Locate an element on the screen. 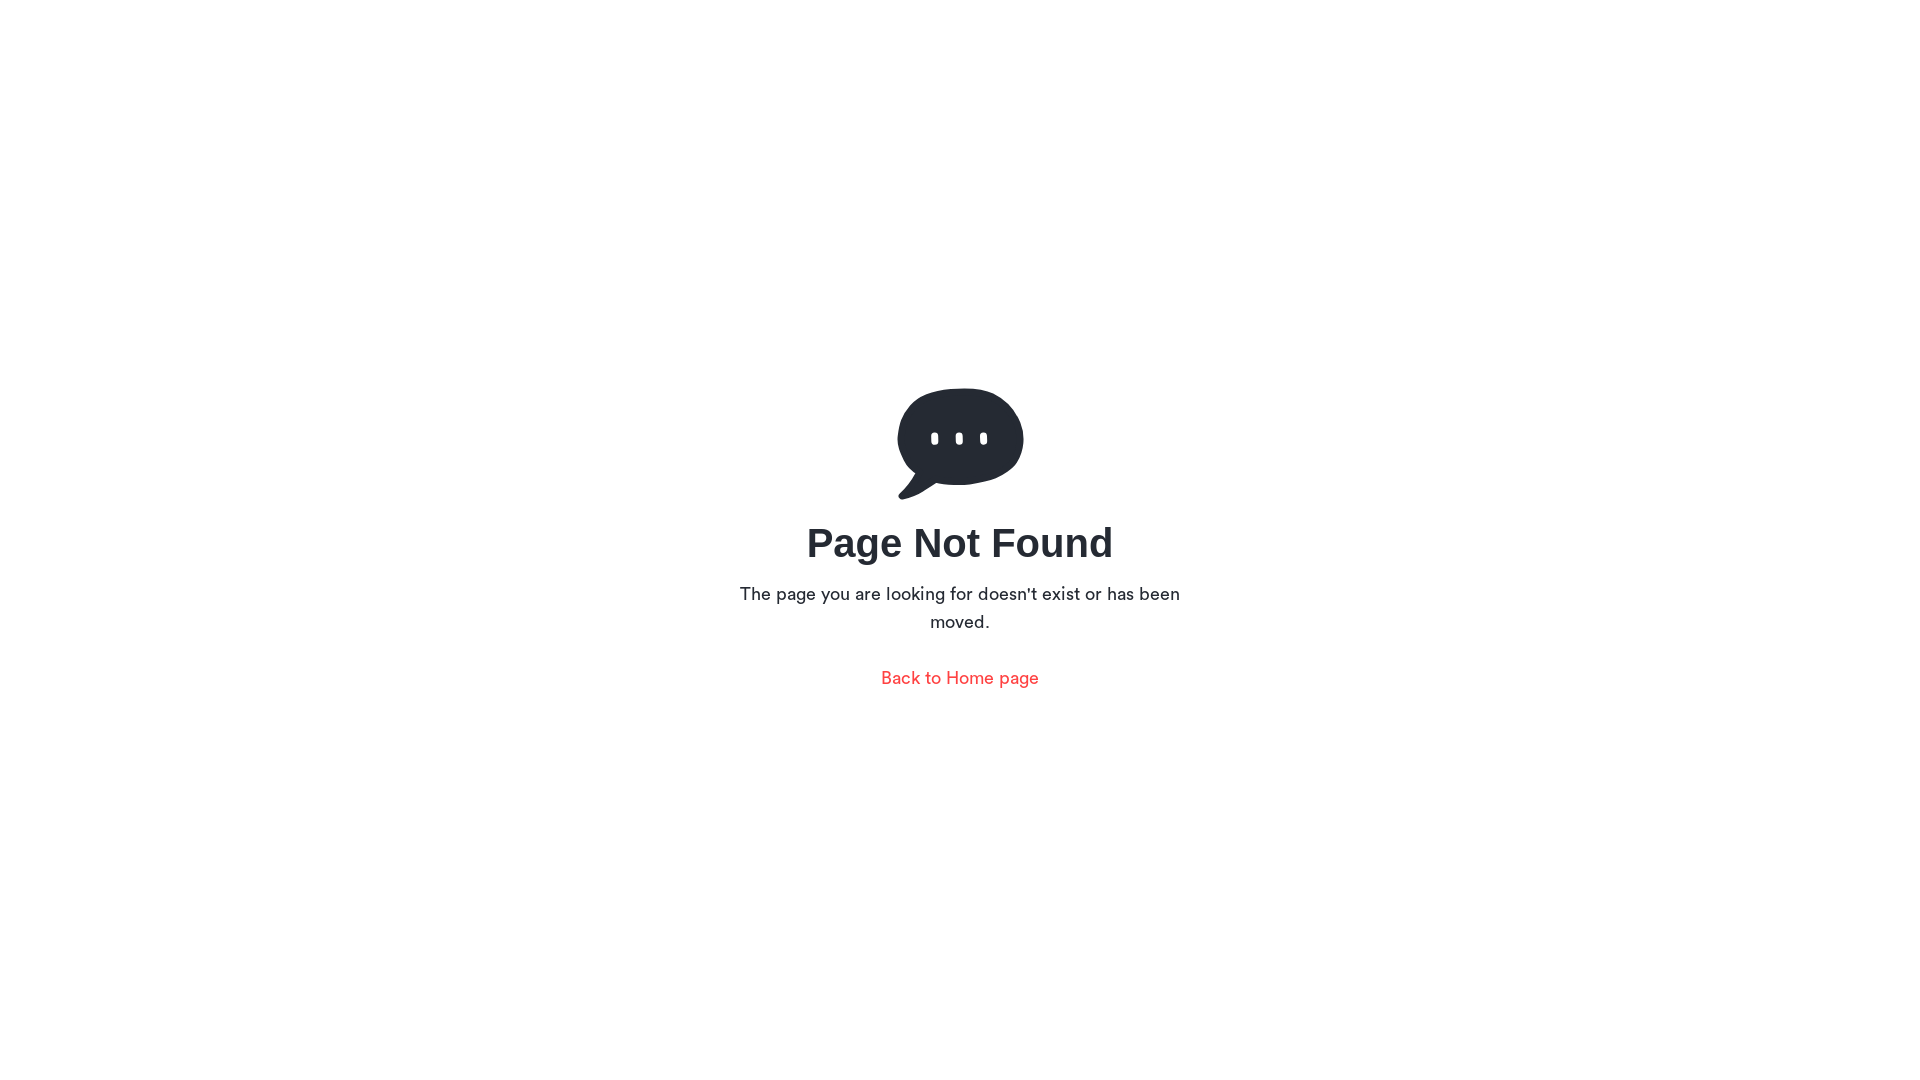 Image resolution: width=1920 pixels, height=1080 pixels. 'Back to Home page' is located at coordinates (960, 677).